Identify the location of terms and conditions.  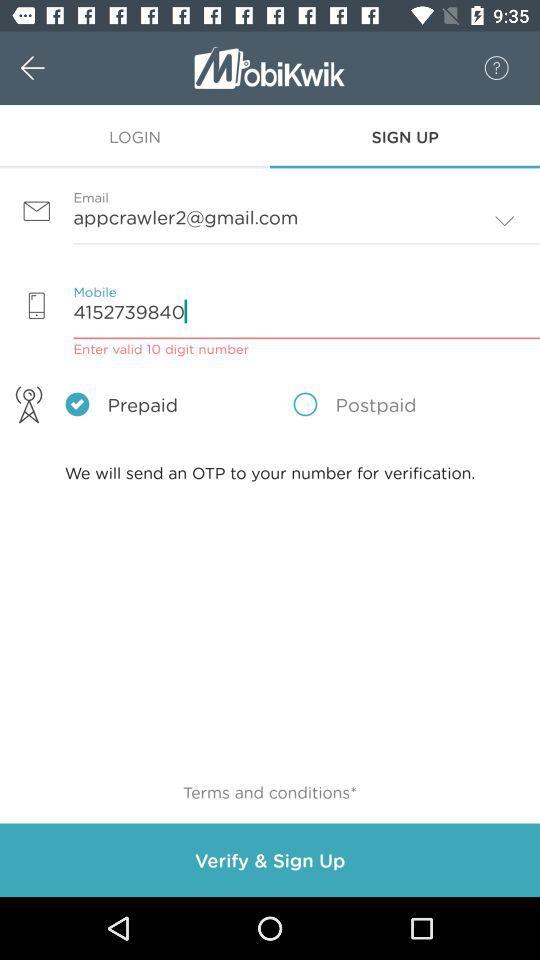
(270, 792).